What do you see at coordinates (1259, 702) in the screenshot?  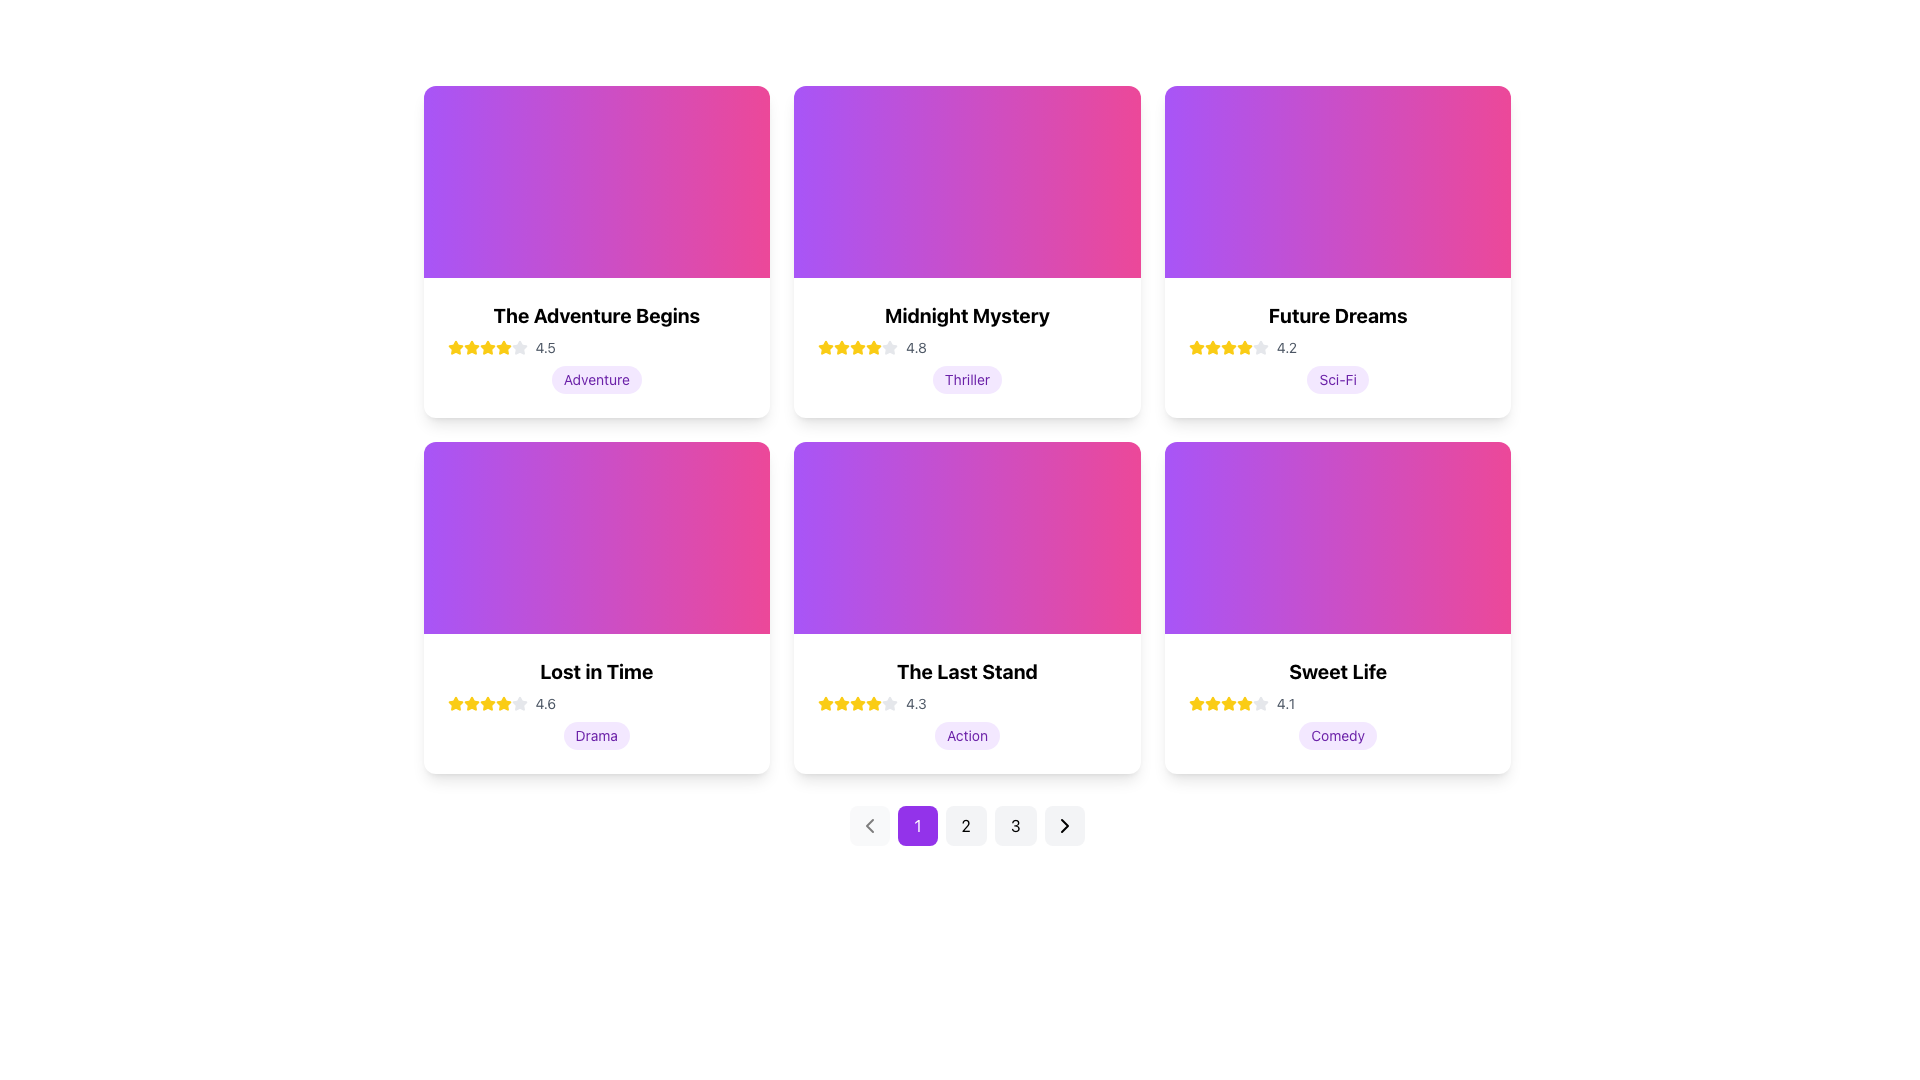 I see `the fifth rating star icon, which is a filled light gray star located in the fourth card of the second row for the movie 'Sweet Life'` at bounding box center [1259, 702].